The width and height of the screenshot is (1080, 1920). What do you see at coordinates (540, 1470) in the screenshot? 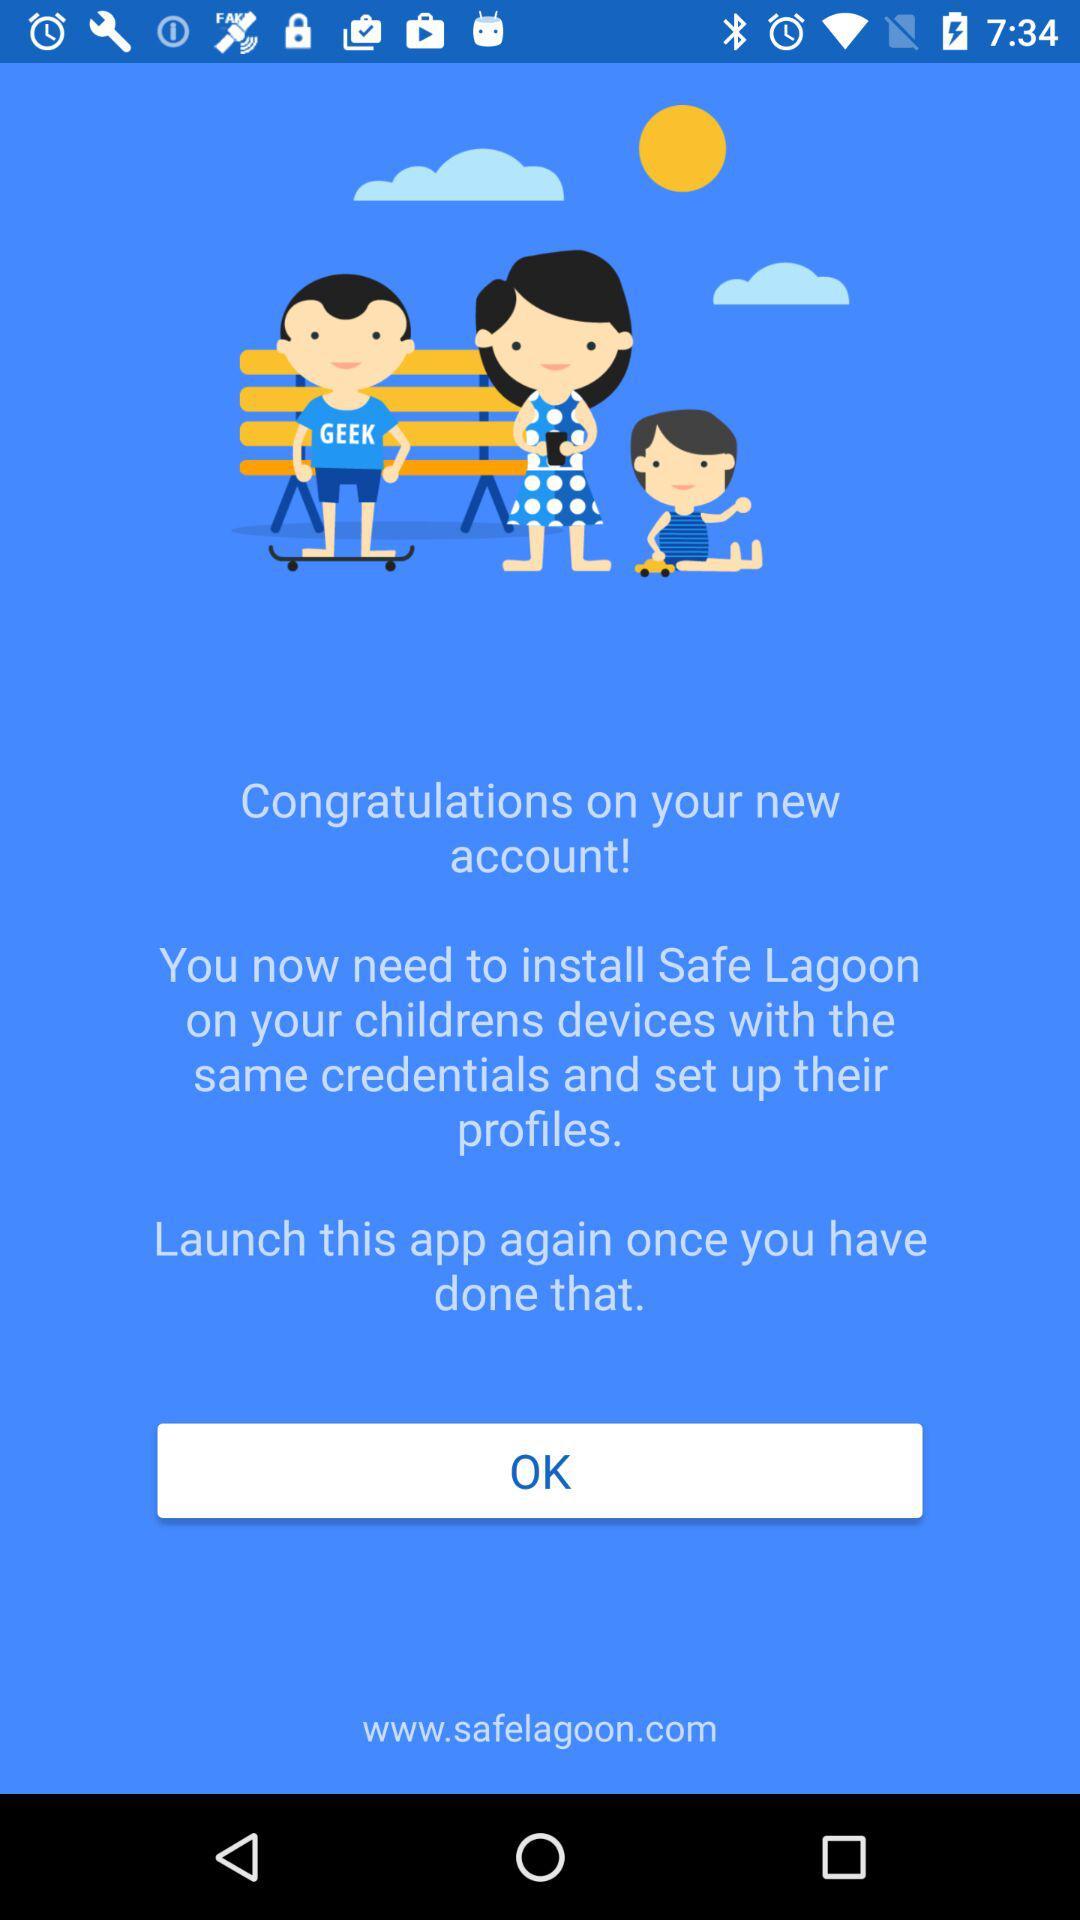
I see `the item below the congratulations on your item` at bounding box center [540, 1470].